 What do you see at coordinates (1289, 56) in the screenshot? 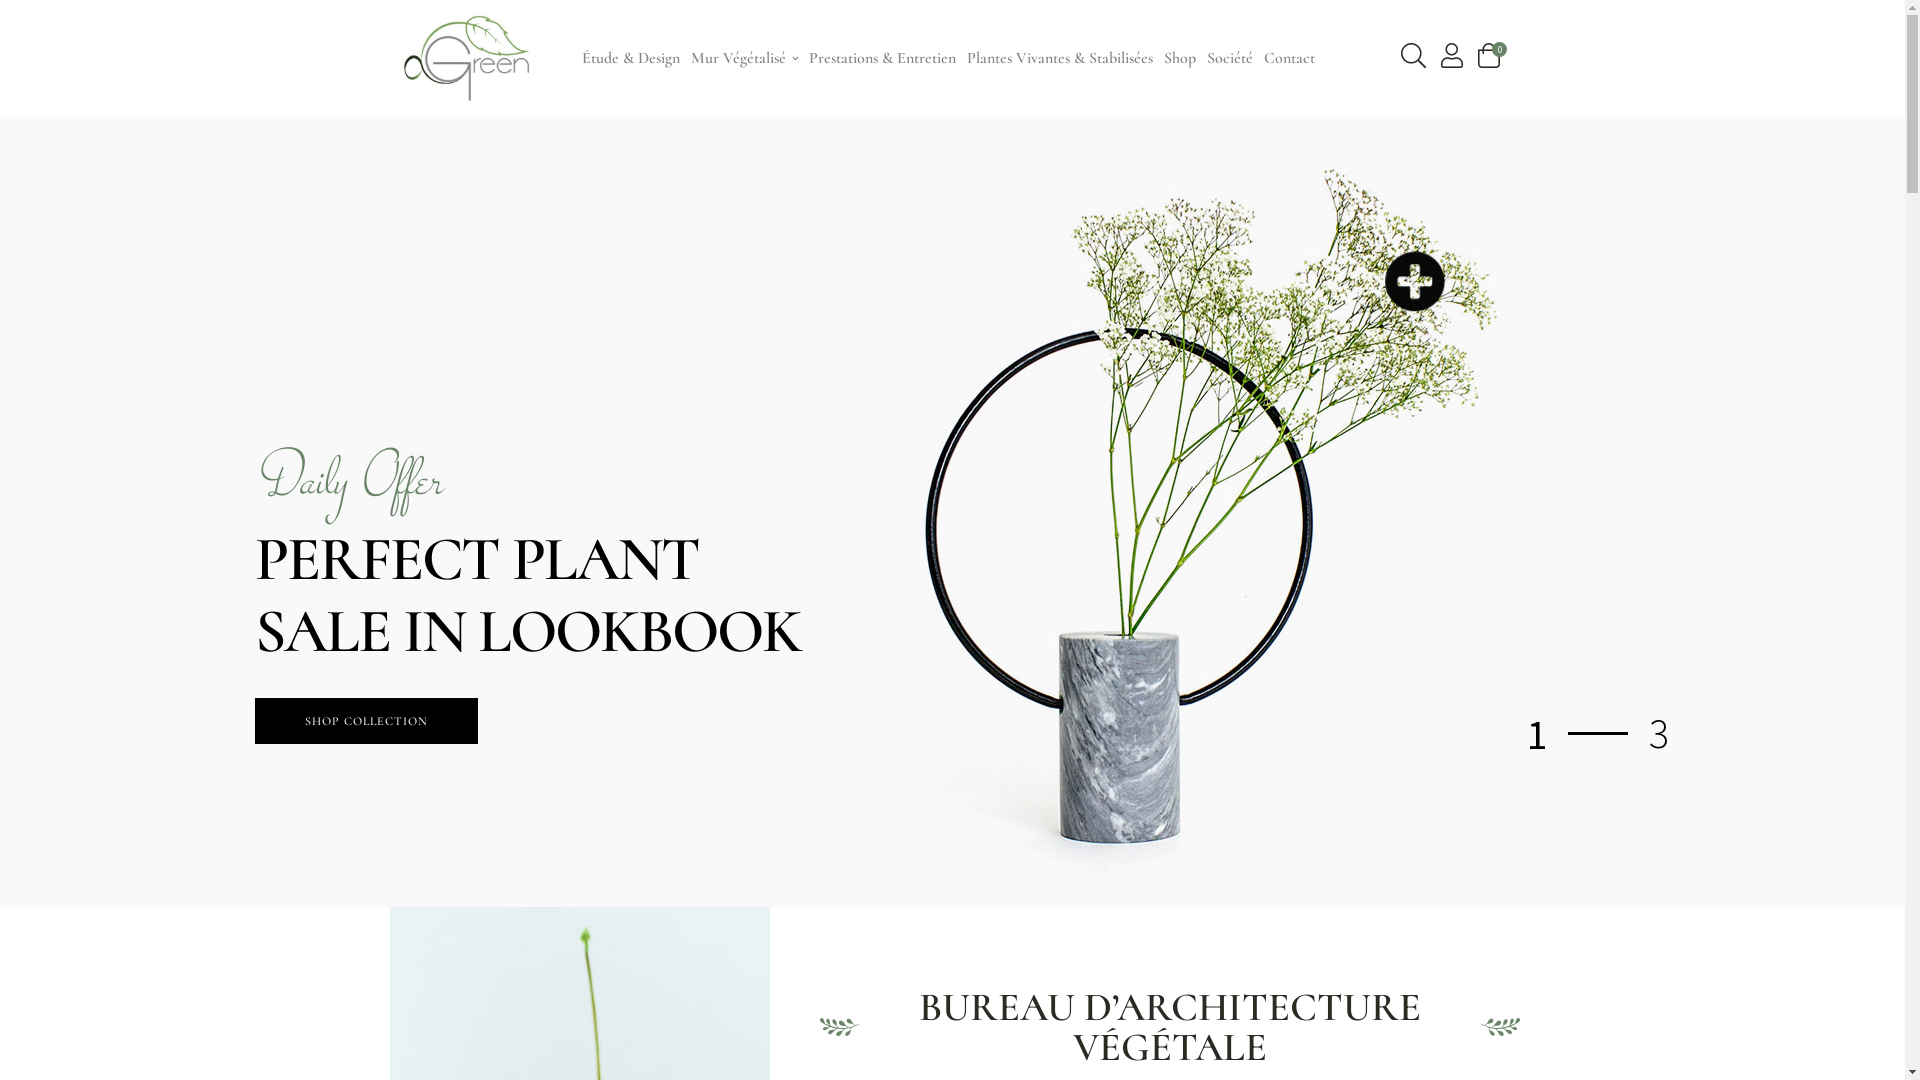
I see `'Contact'` at bounding box center [1289, 56].